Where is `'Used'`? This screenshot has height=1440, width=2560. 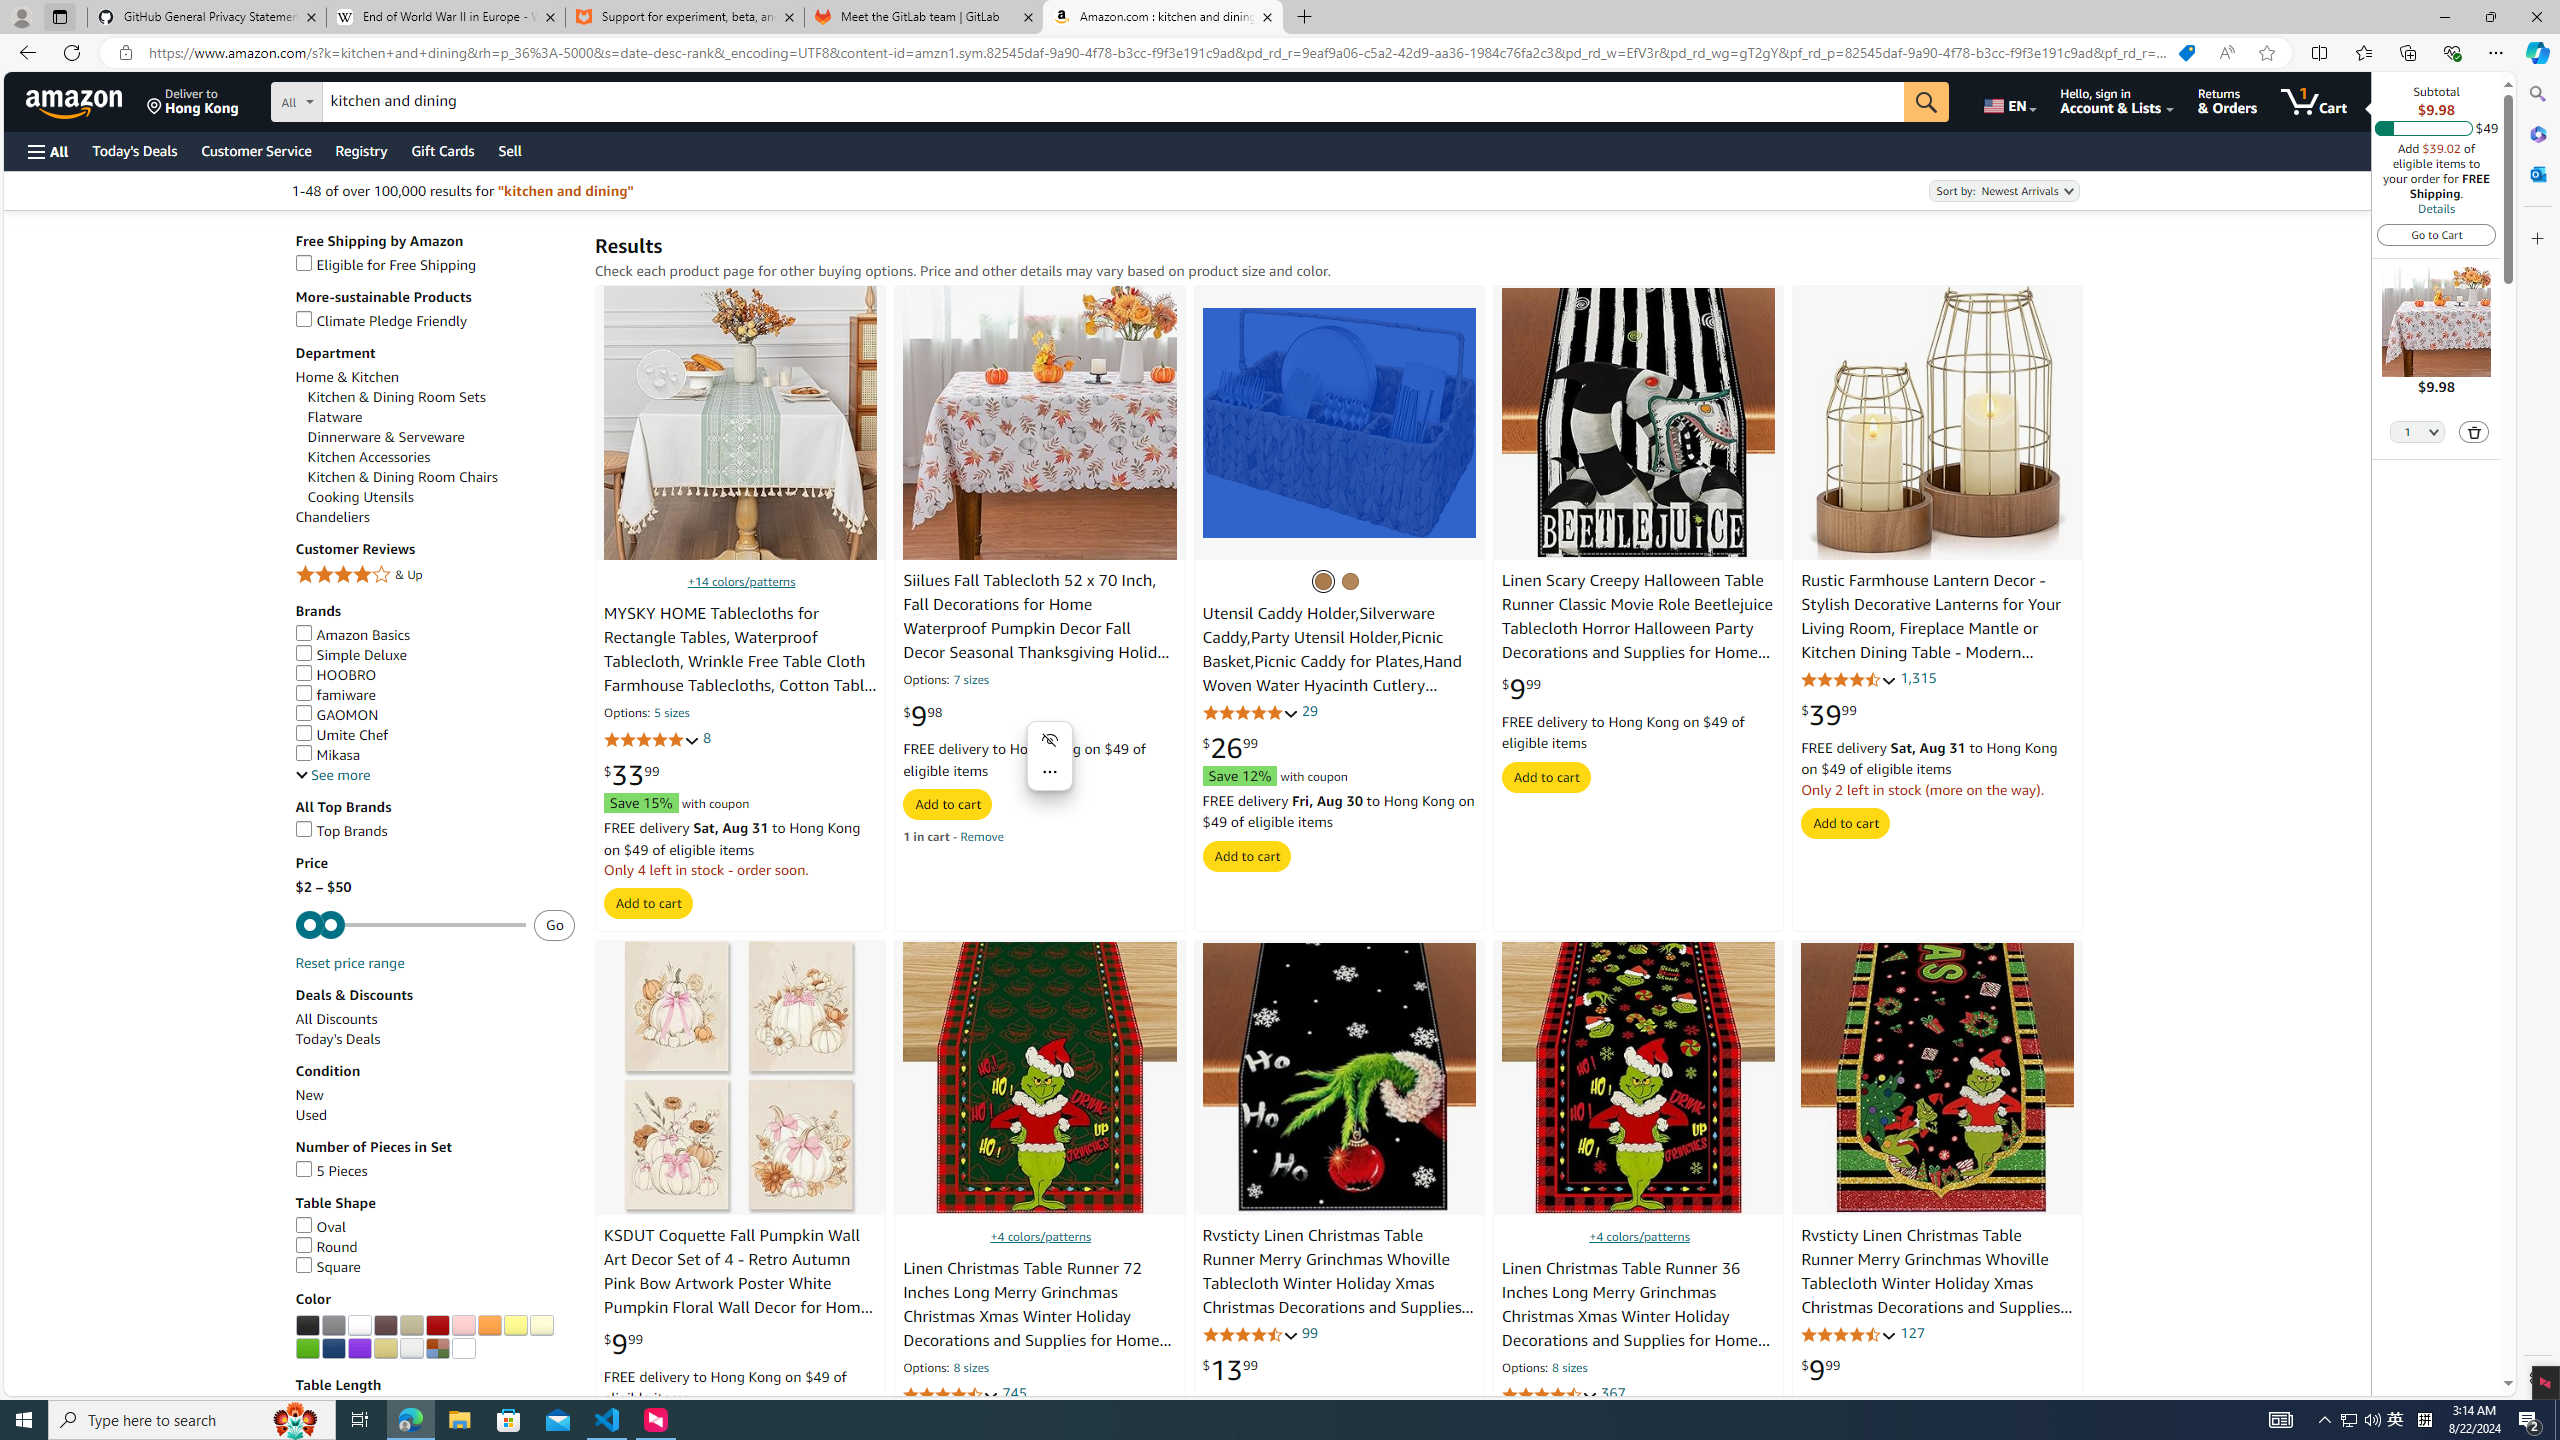 'Used' is located at coordinates (435, 1115).